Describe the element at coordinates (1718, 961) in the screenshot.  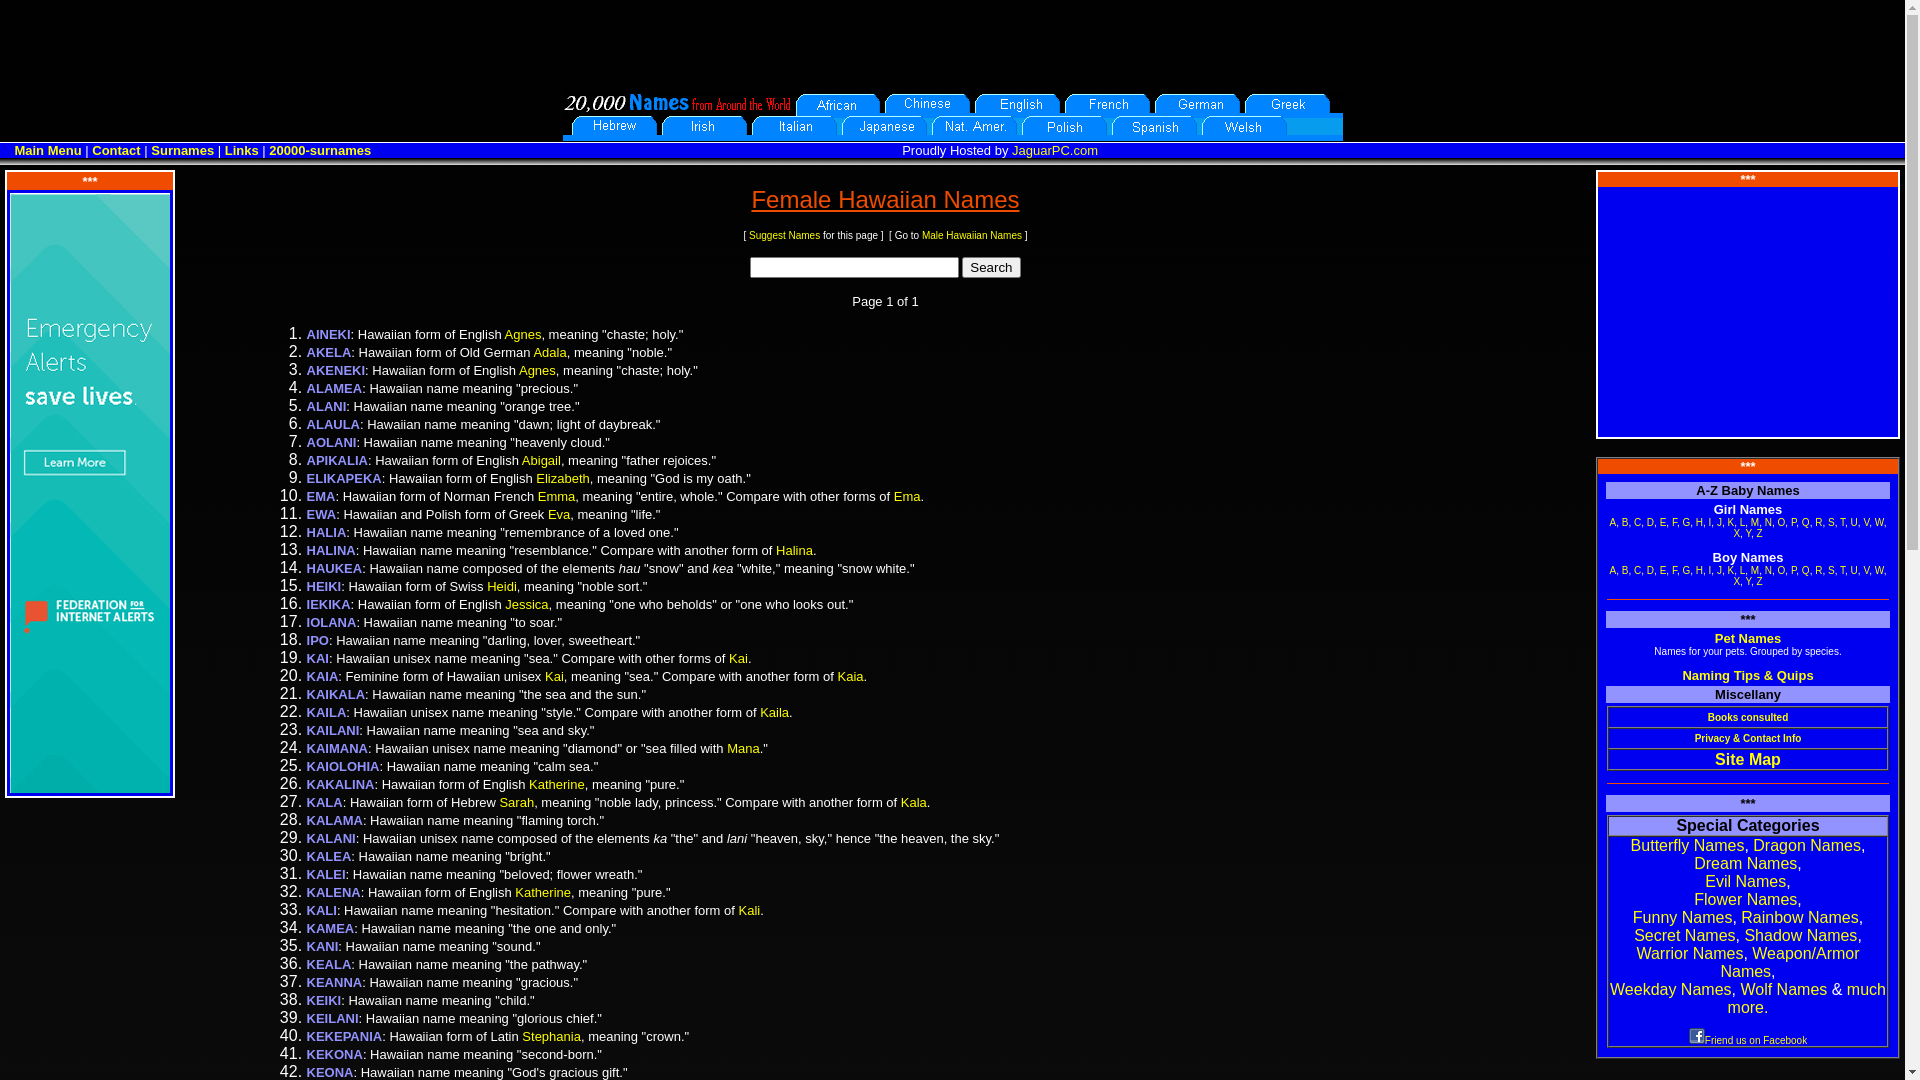
I see `'Weapon/Armor Names'` at that location.